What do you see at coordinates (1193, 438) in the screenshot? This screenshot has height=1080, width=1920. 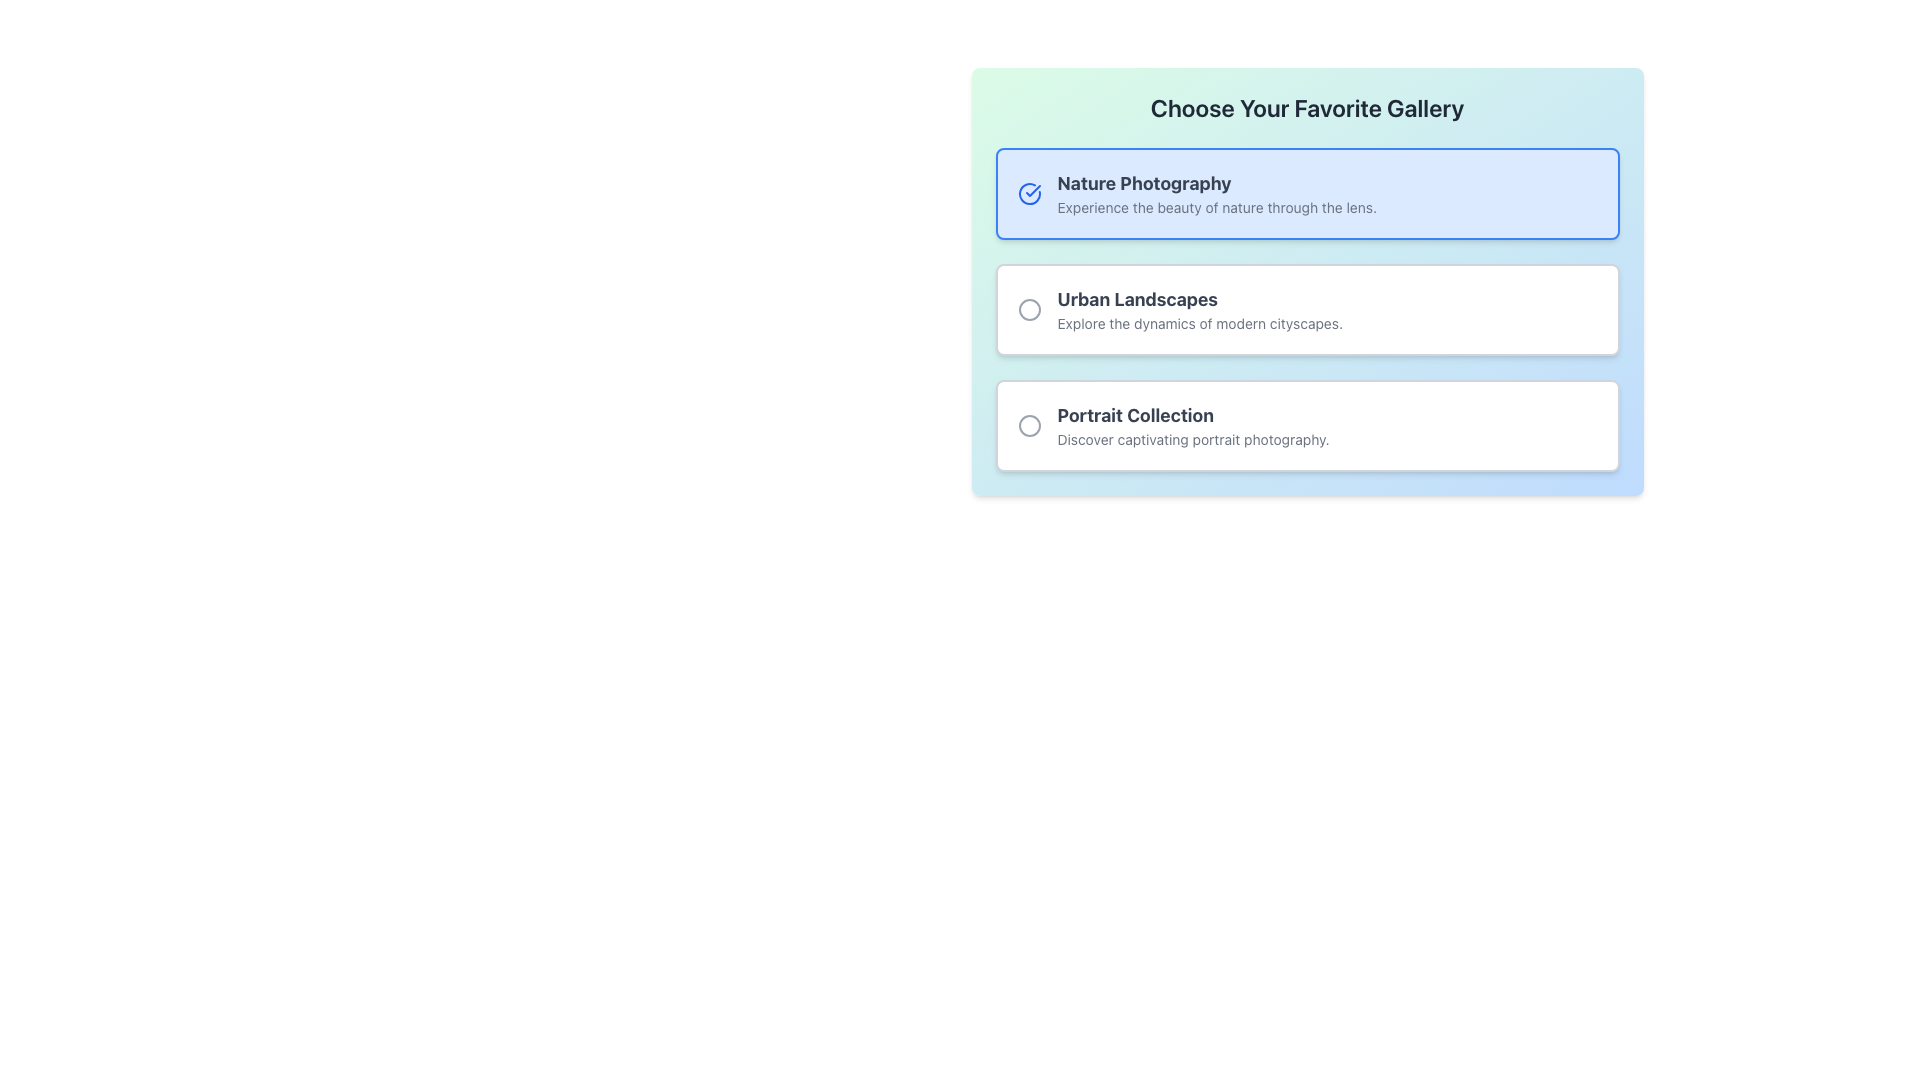 I see `descriptive text 'Discover captivating portrait photography.' positioned below 'Portrait Collection' in the third selection of a vertical list` at bounding box center [1193, 438].